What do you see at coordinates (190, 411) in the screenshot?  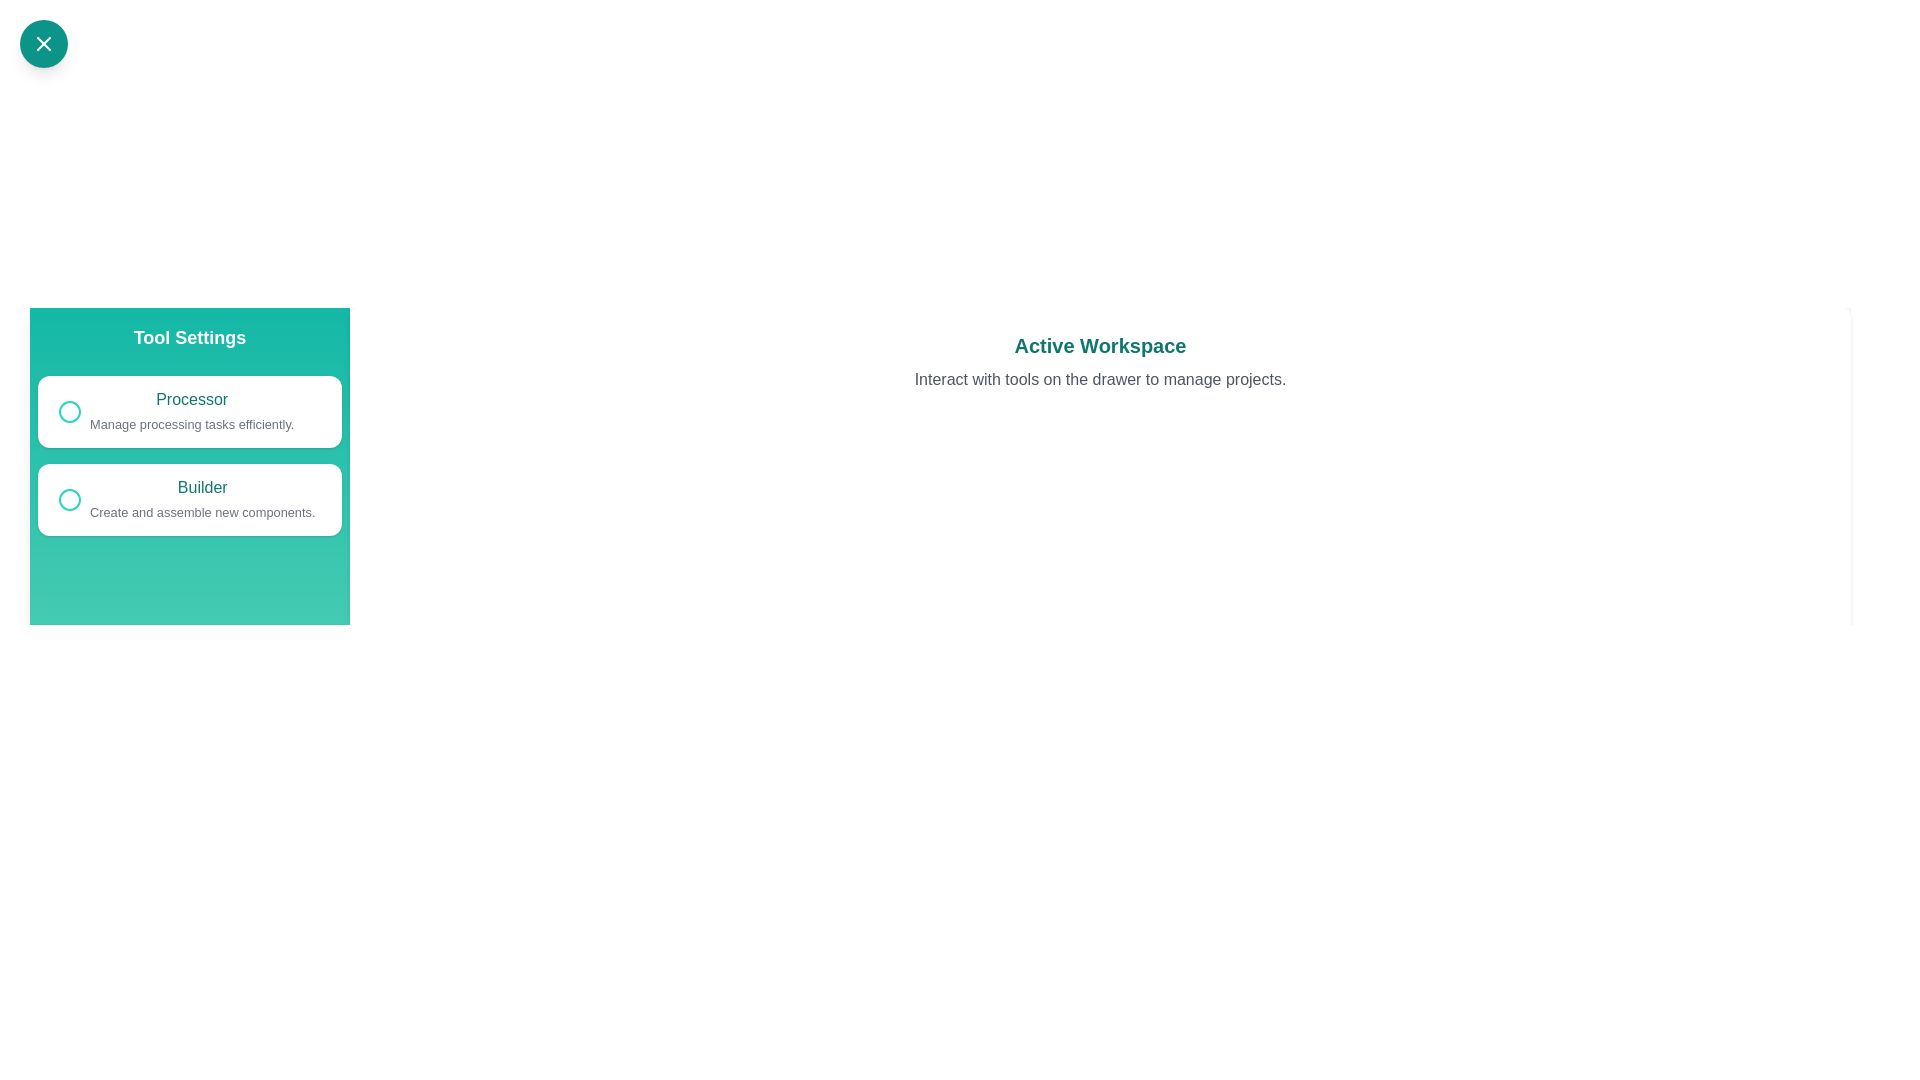 I see `the tool Processor from the tool list` at bounding box center [190, 411].